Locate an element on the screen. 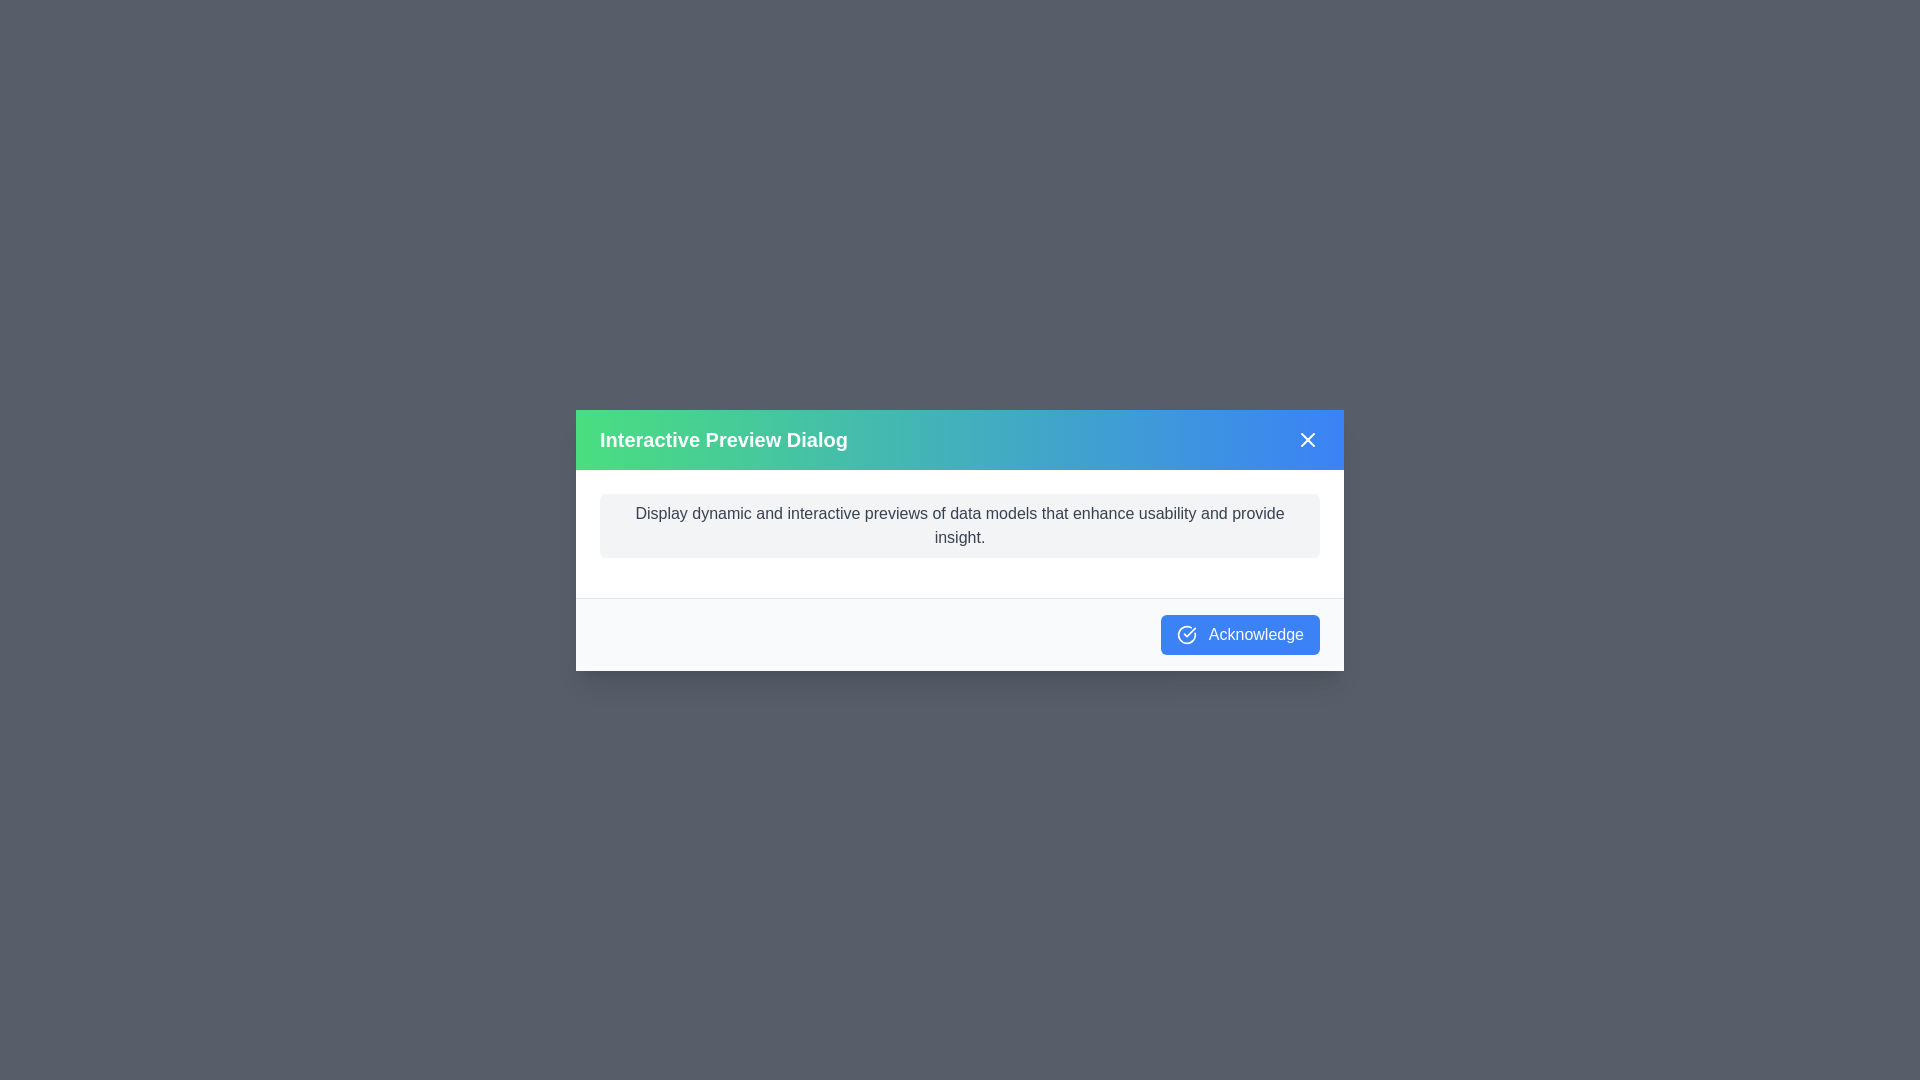 Image resolution: width=1920 pixels, height=1080 pixels. the 'Acknowledge' button to close the dialog is located at coordinates (1239, 634).